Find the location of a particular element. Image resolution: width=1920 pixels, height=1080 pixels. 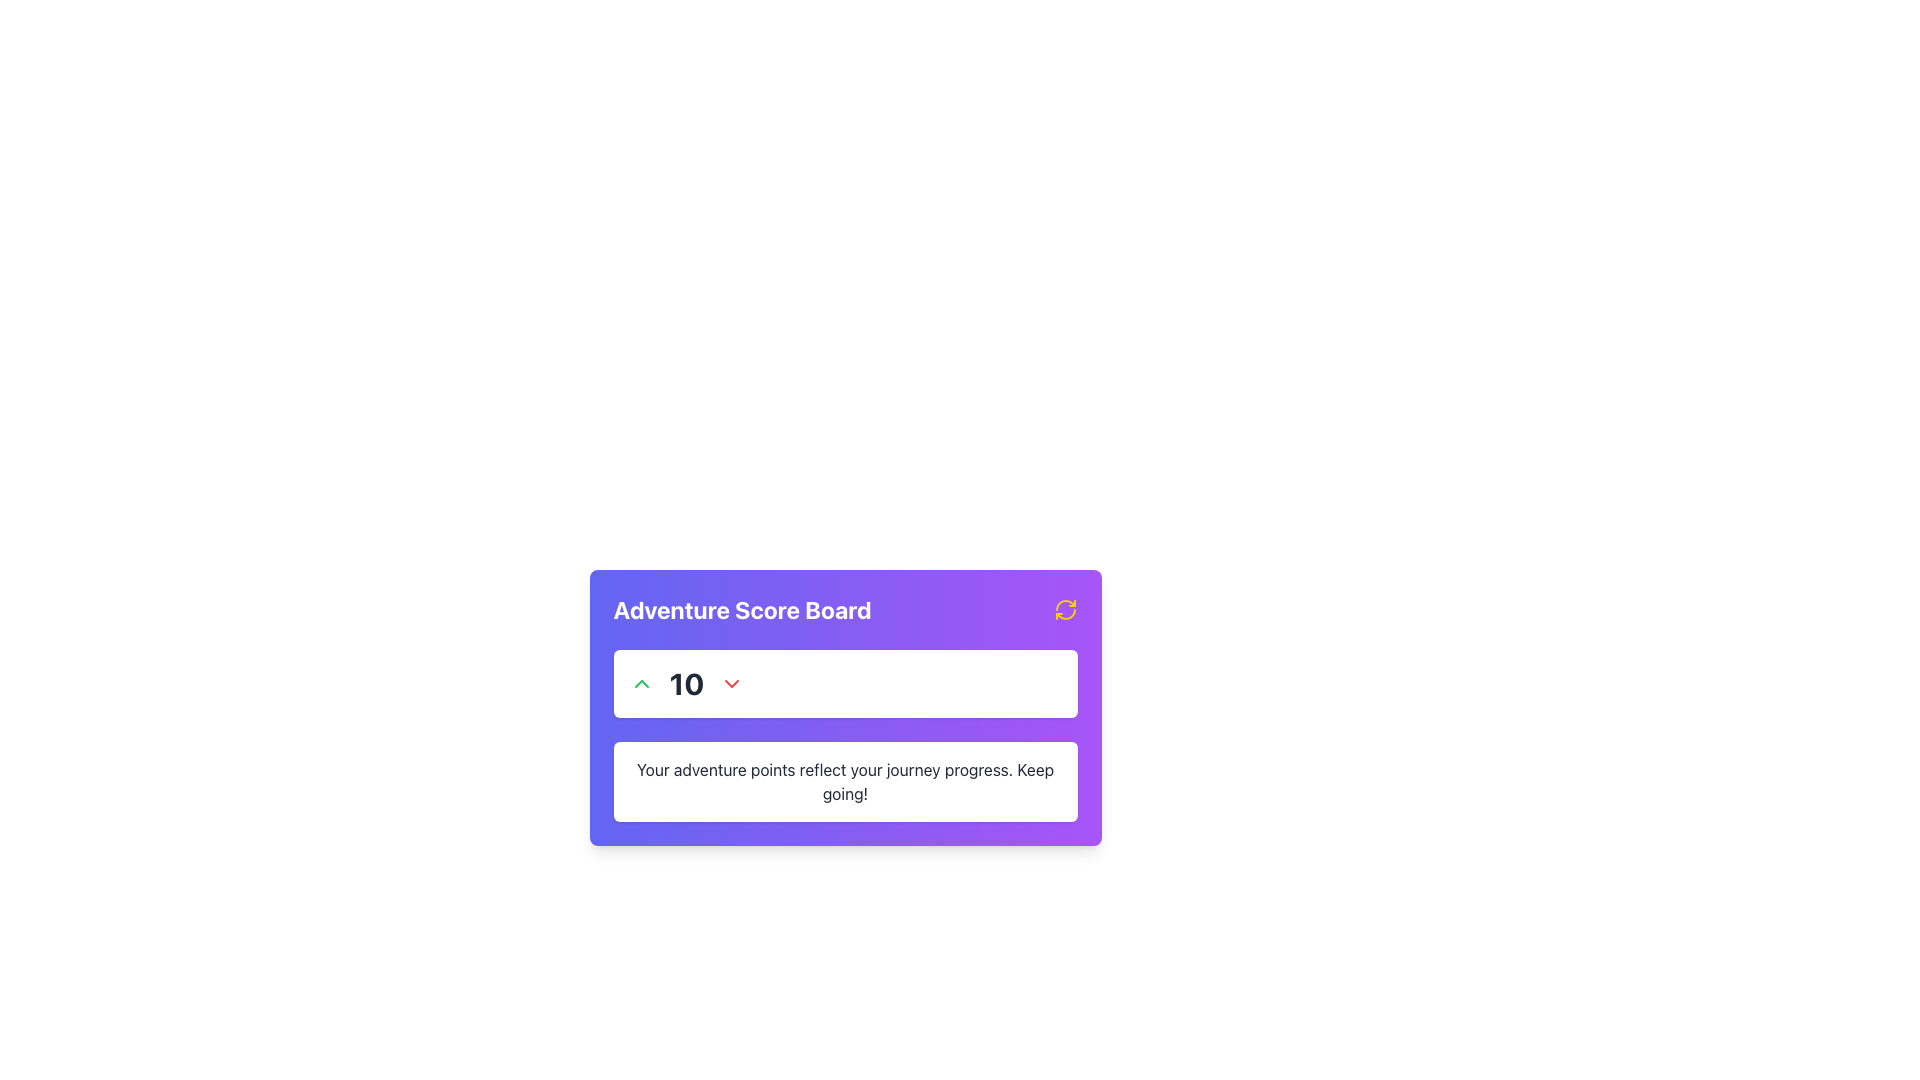

text from the Message box located within the 'Adventure Score Board' widget, positioned directly below the score display showing '10' is located at coordinates (845, 781).